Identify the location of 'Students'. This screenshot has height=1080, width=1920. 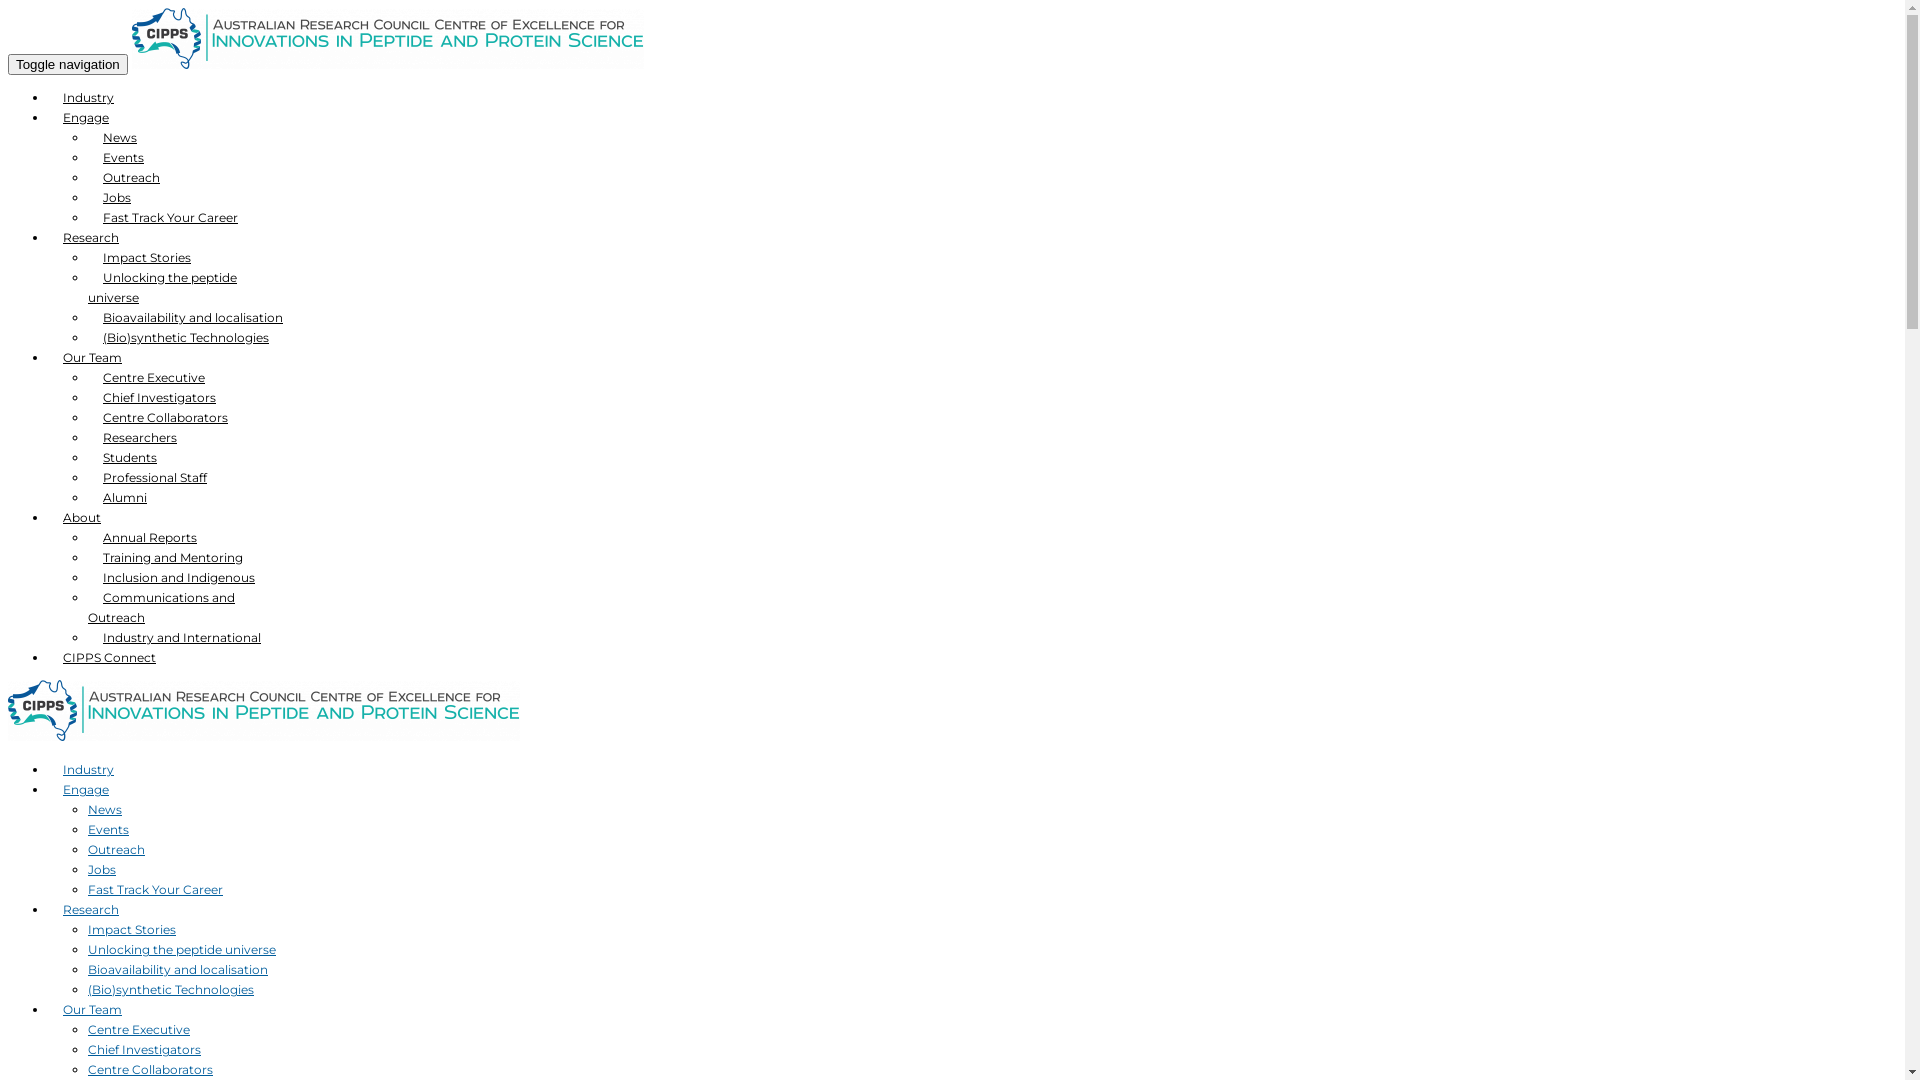
(128, 457).